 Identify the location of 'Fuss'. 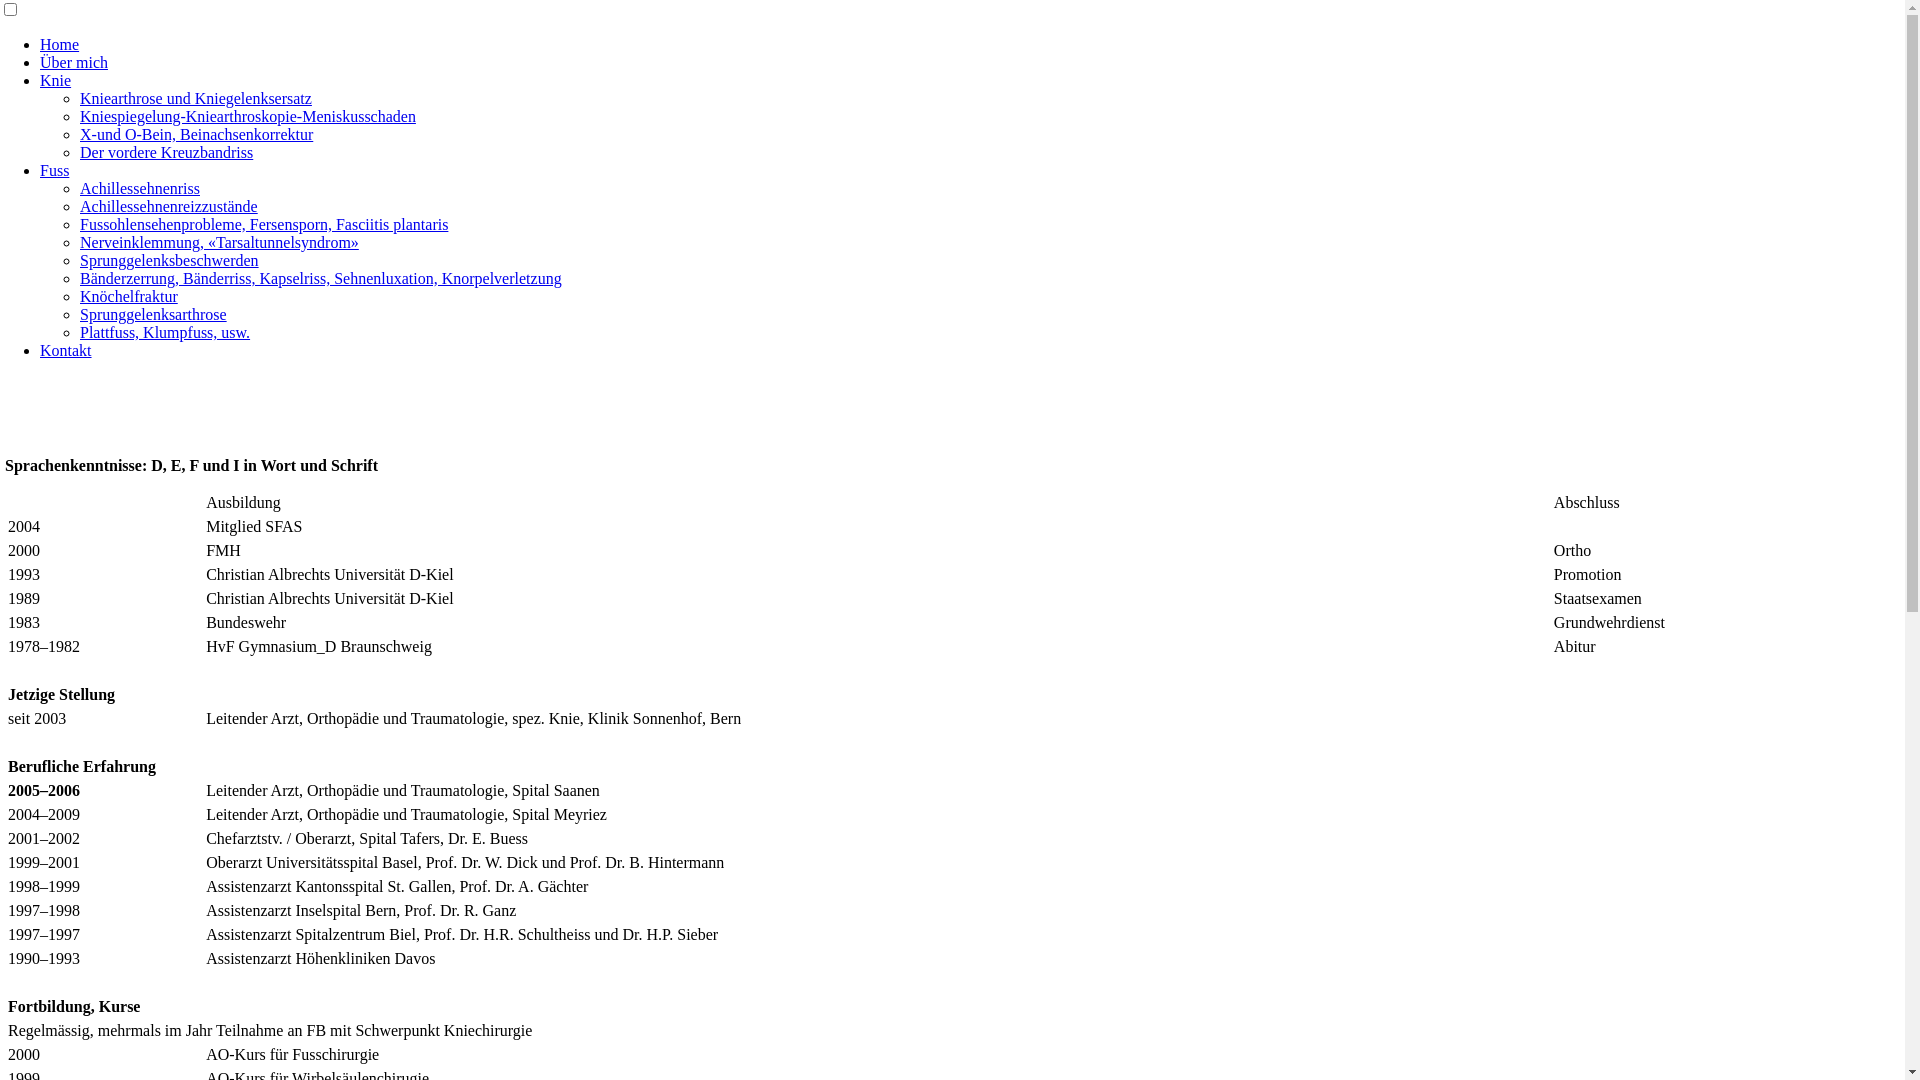
(54, 169).